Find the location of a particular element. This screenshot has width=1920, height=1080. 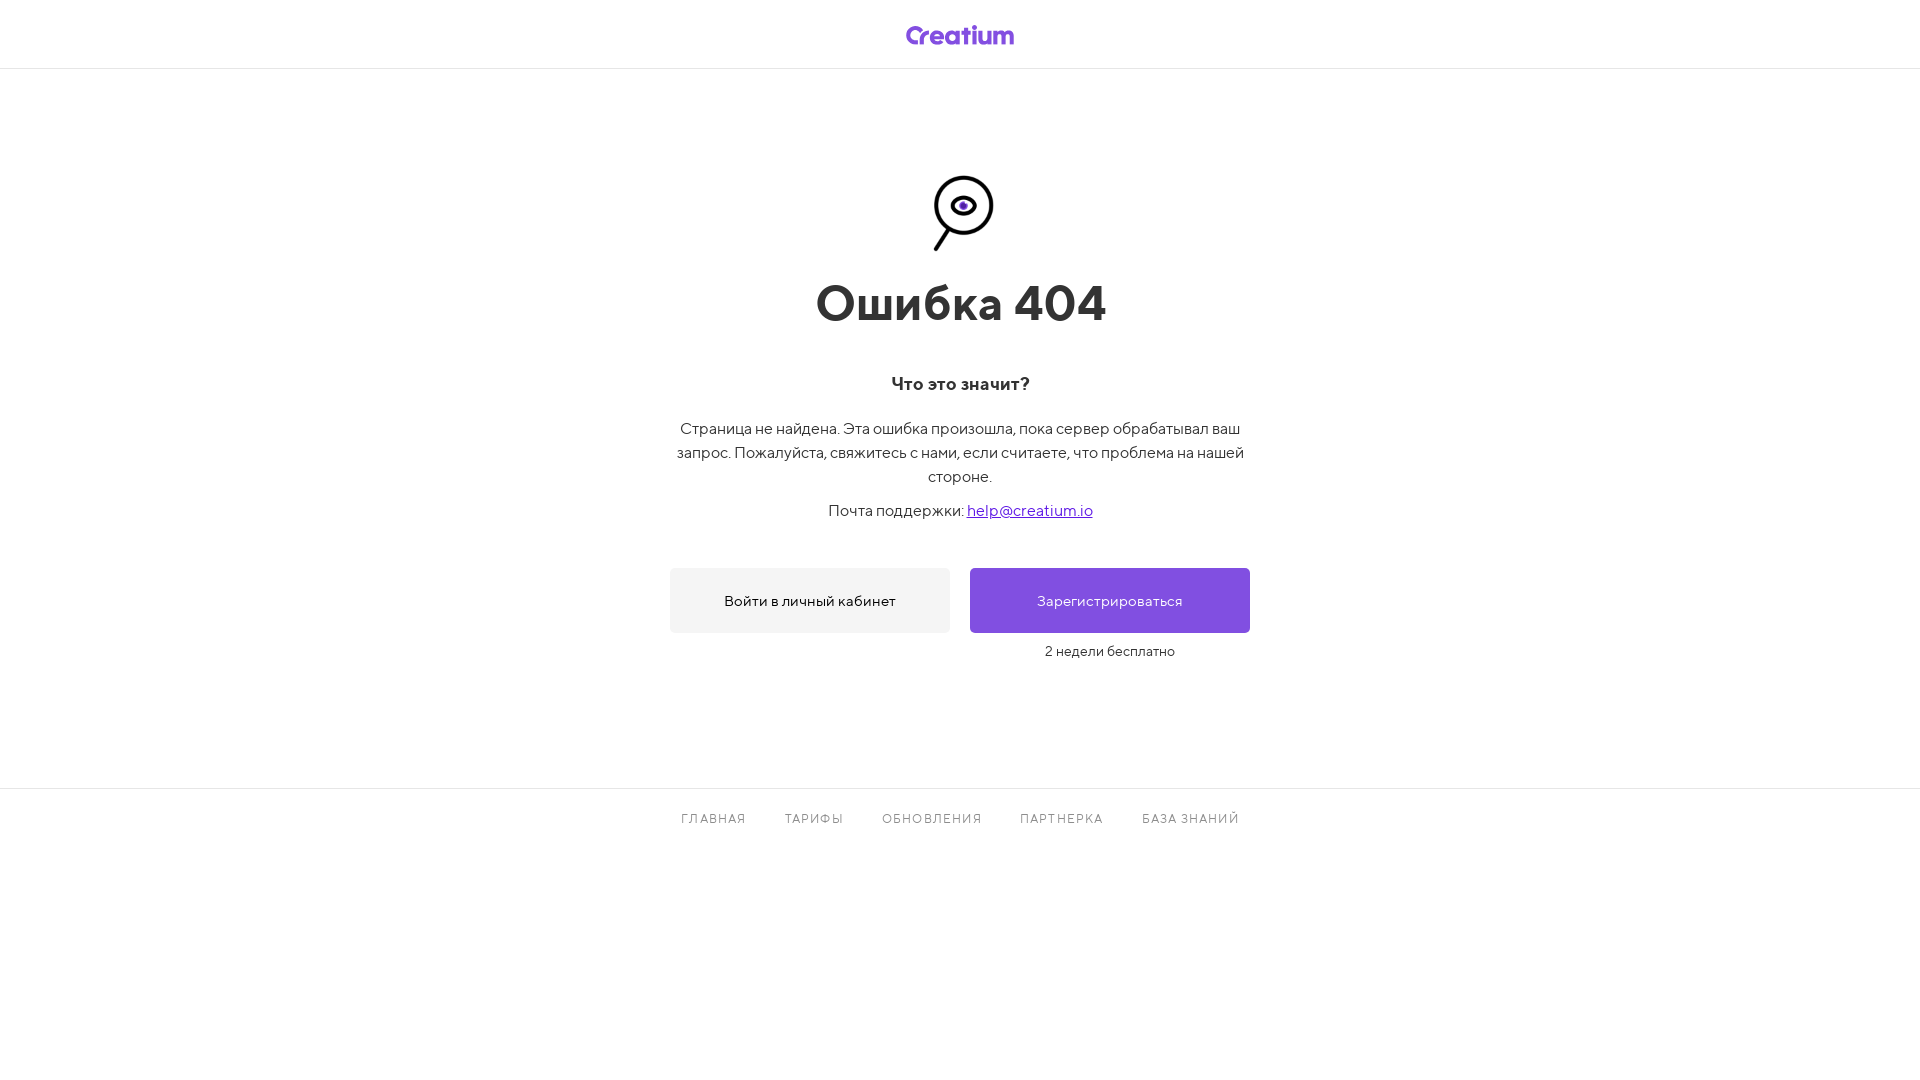

'help@creatium.io' is located at coordinates (1028, 509).